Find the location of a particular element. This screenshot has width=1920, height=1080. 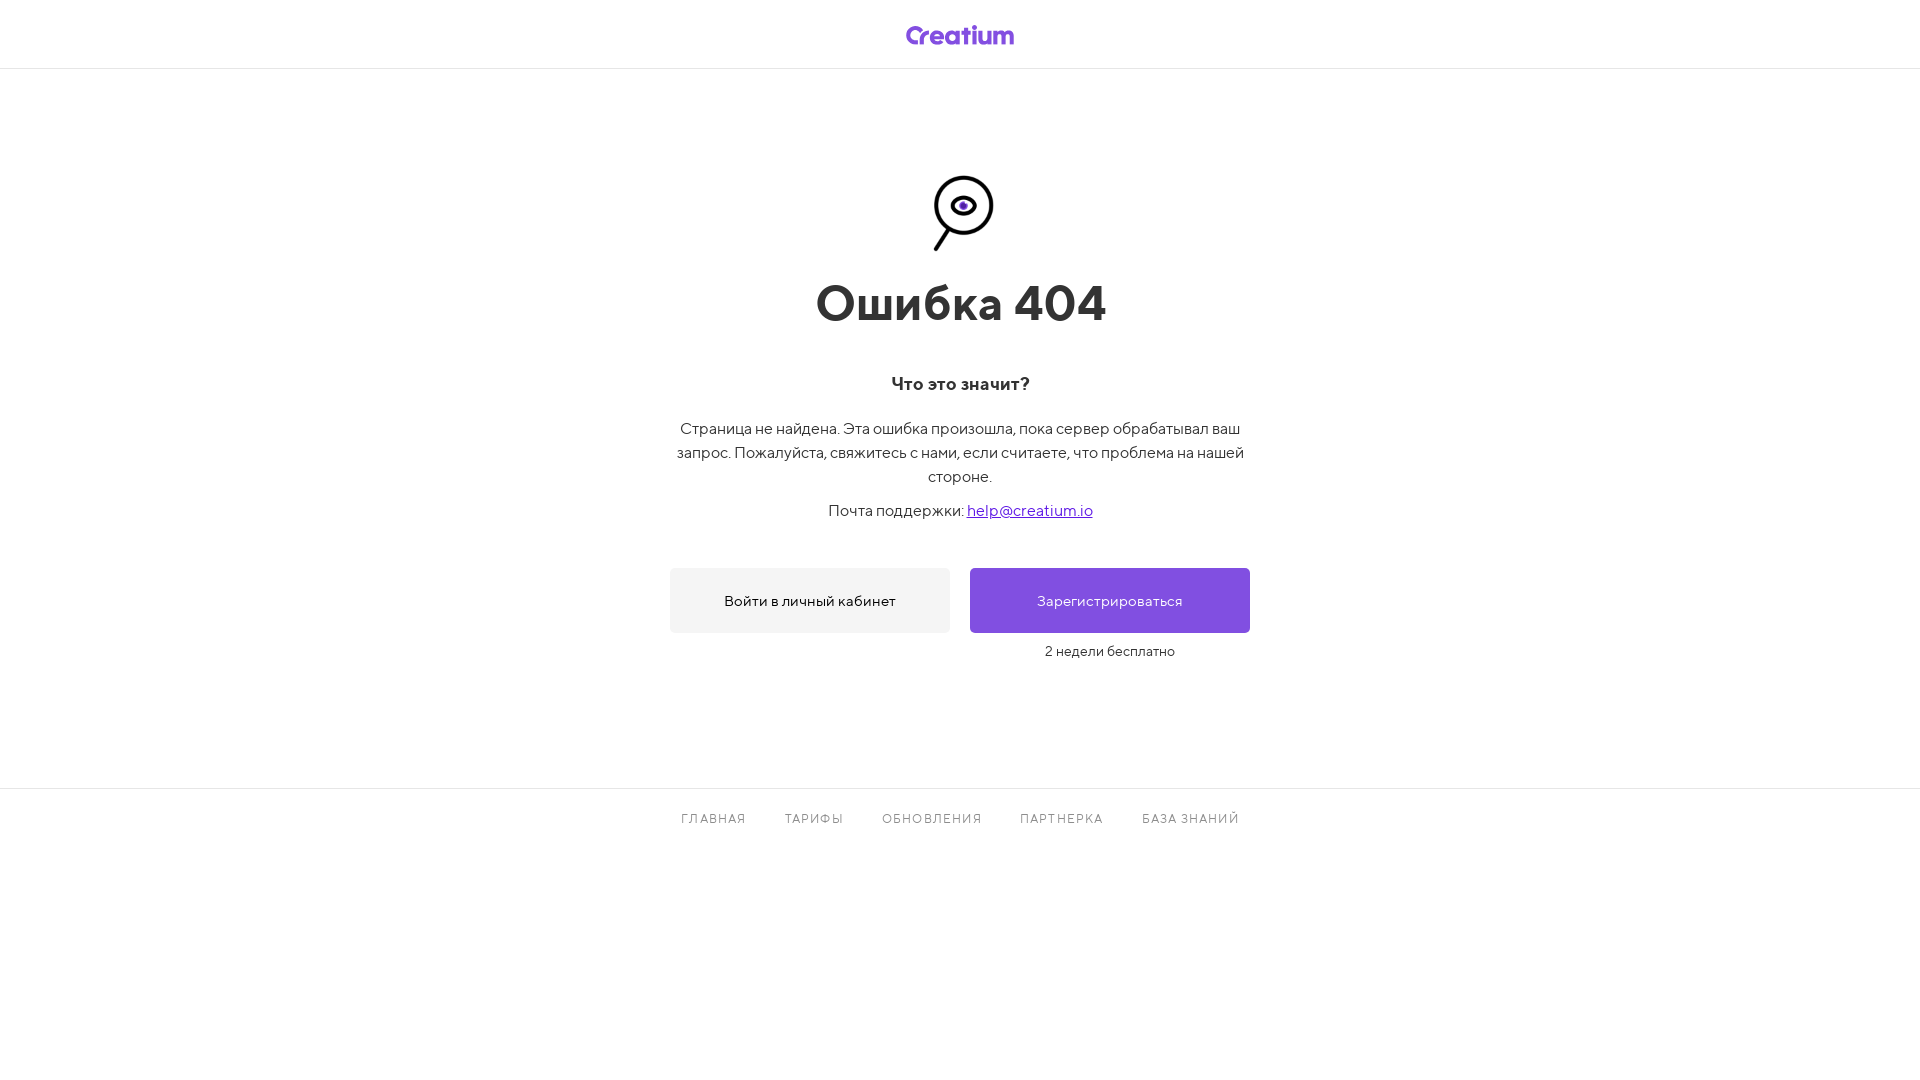

'help@creatium.io' is located at coordinates (1028, 509).